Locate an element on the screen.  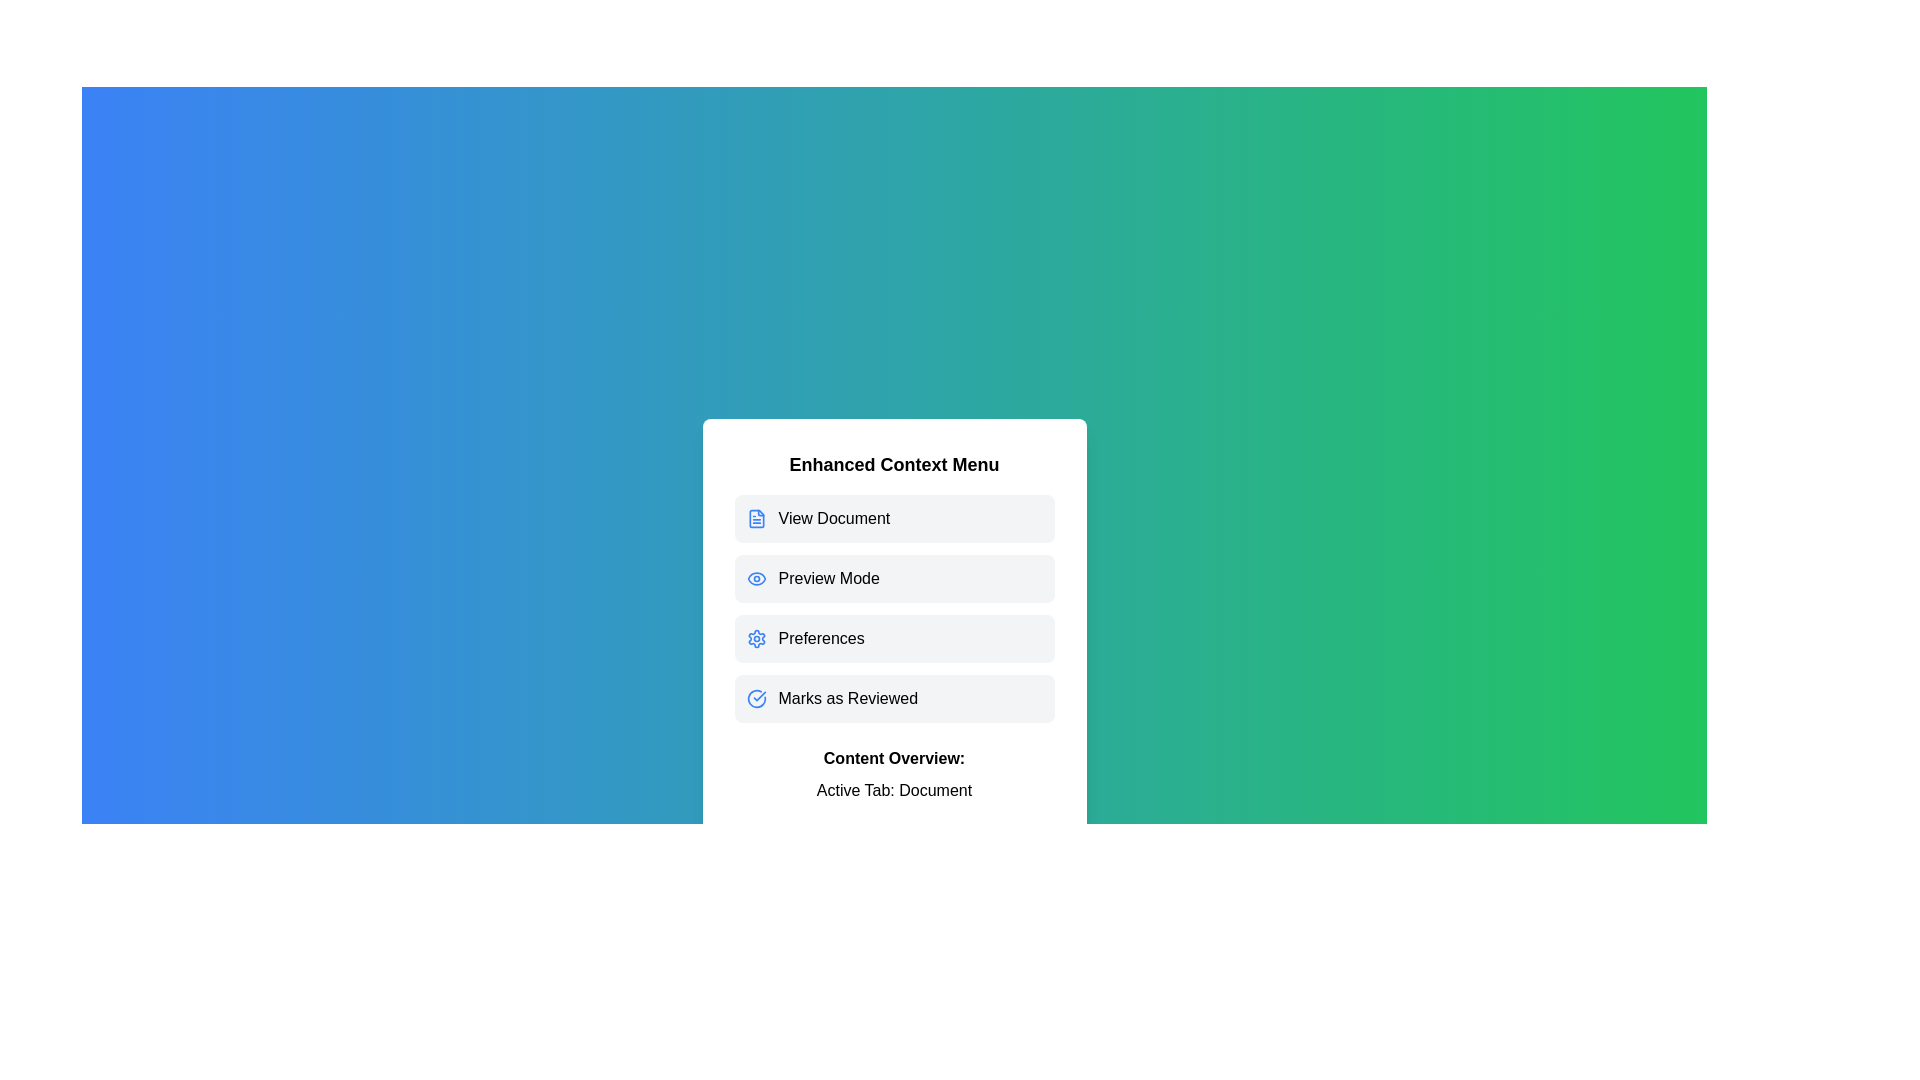
the menu option Preview Mode to inspect its associated icon is located at coordinates (893, 578).